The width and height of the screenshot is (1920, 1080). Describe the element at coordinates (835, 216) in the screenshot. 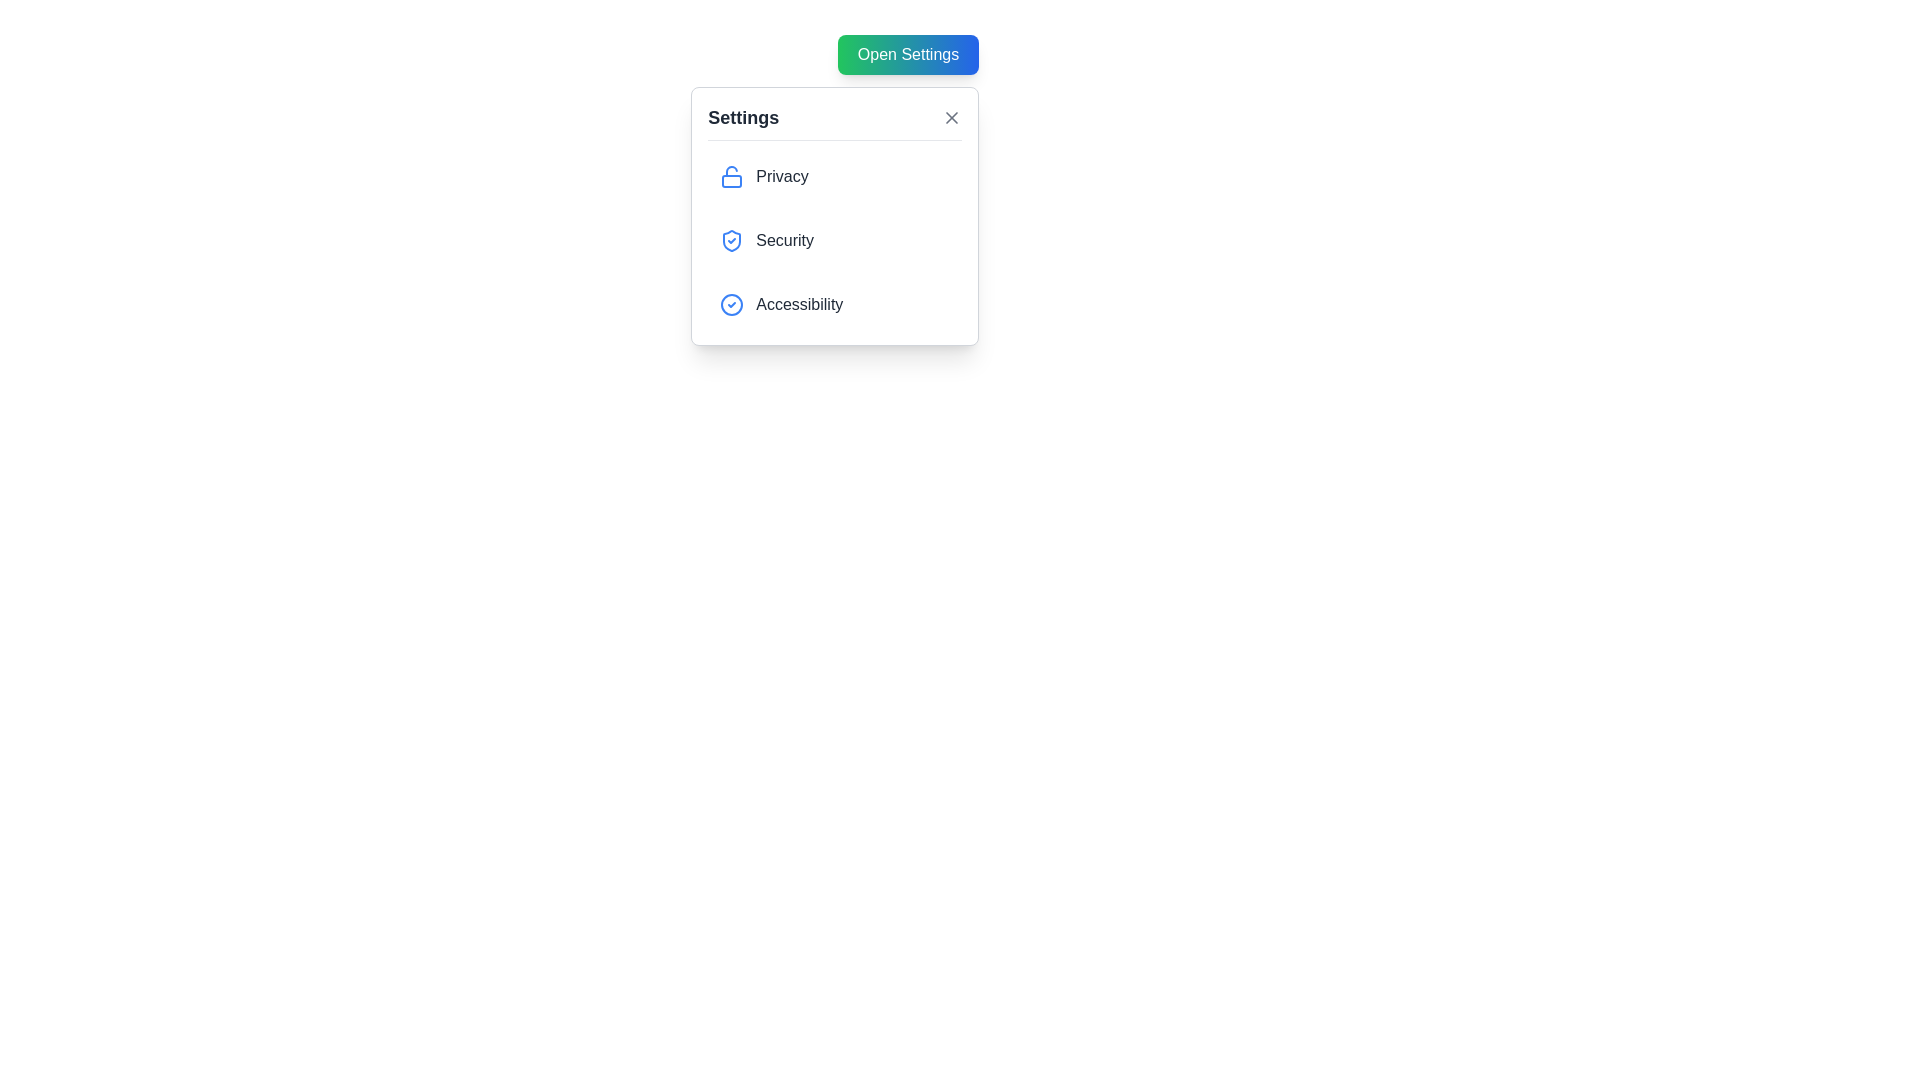

I see `the Dropdown Menu located below the 'Open Settings' button` at that location.